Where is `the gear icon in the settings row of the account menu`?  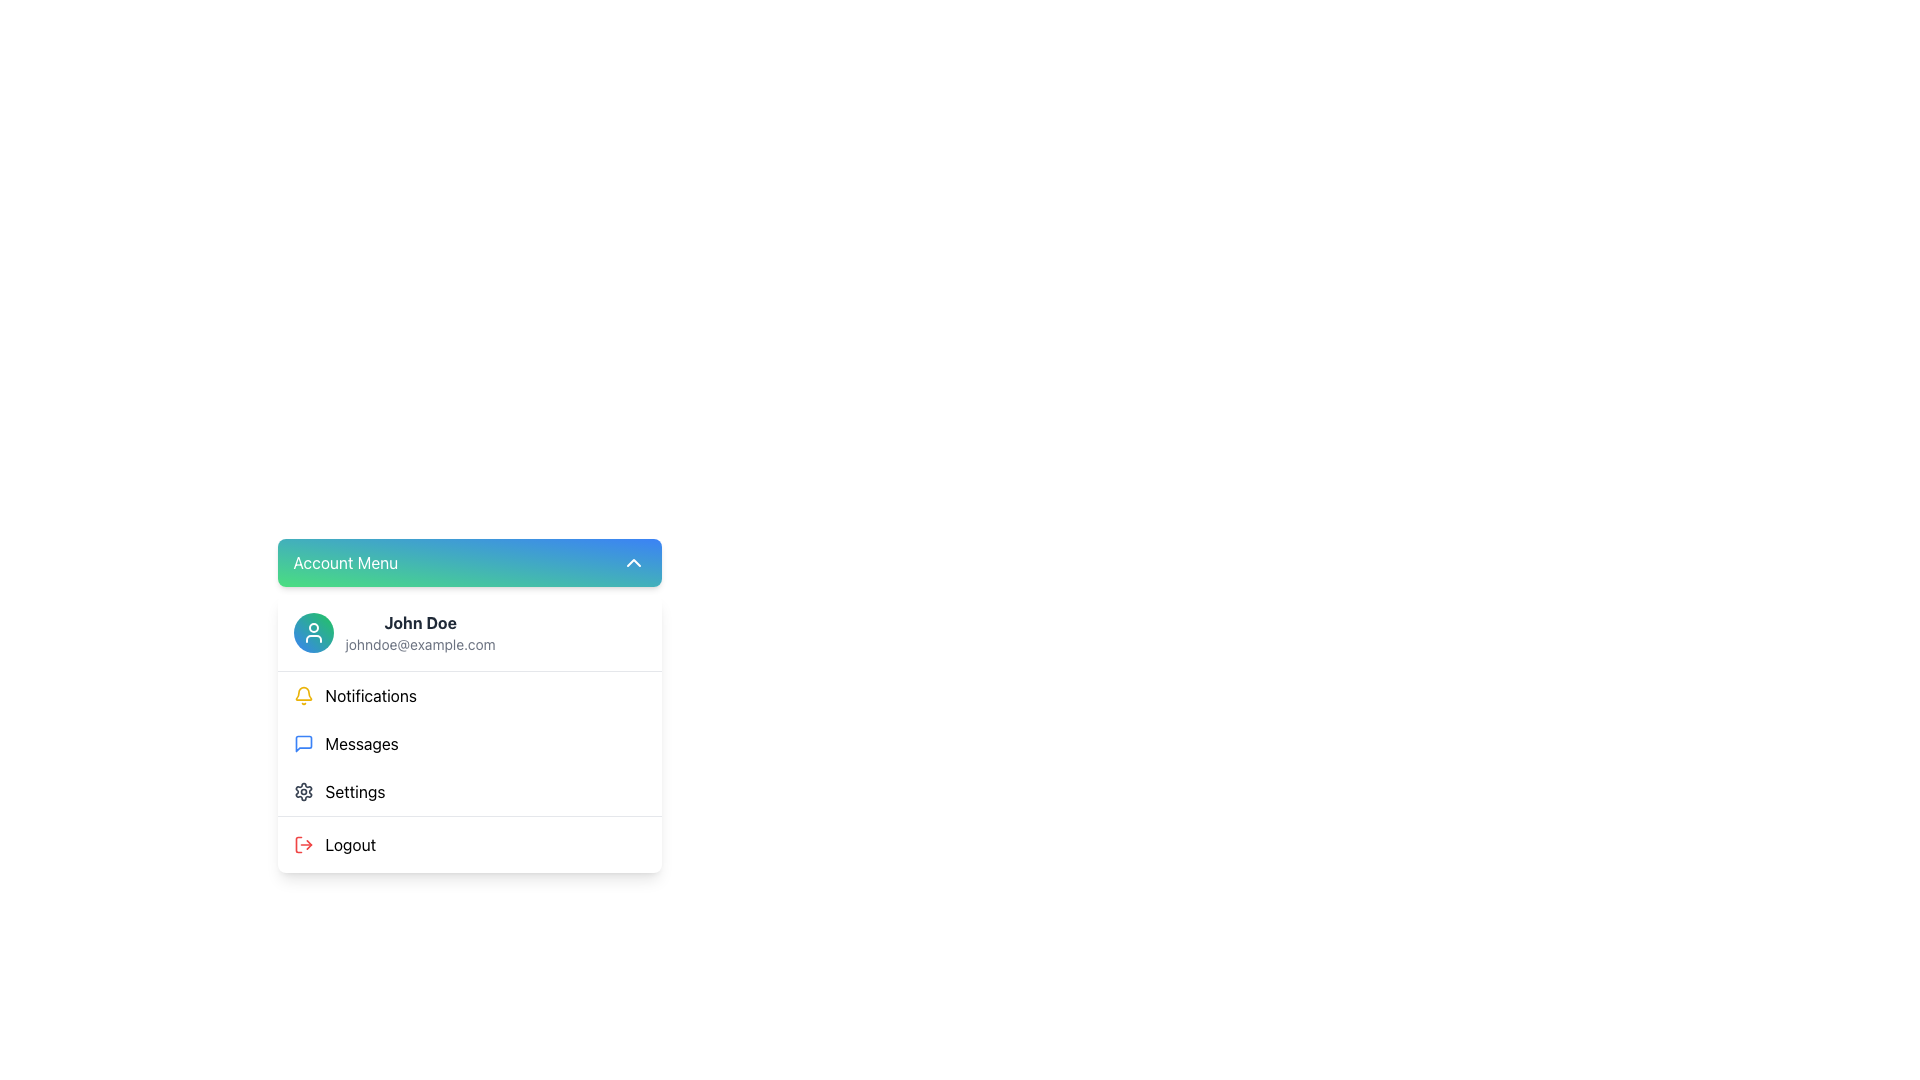
the gear icon in the settings row of the account menu is located at coordinates (302, 790).